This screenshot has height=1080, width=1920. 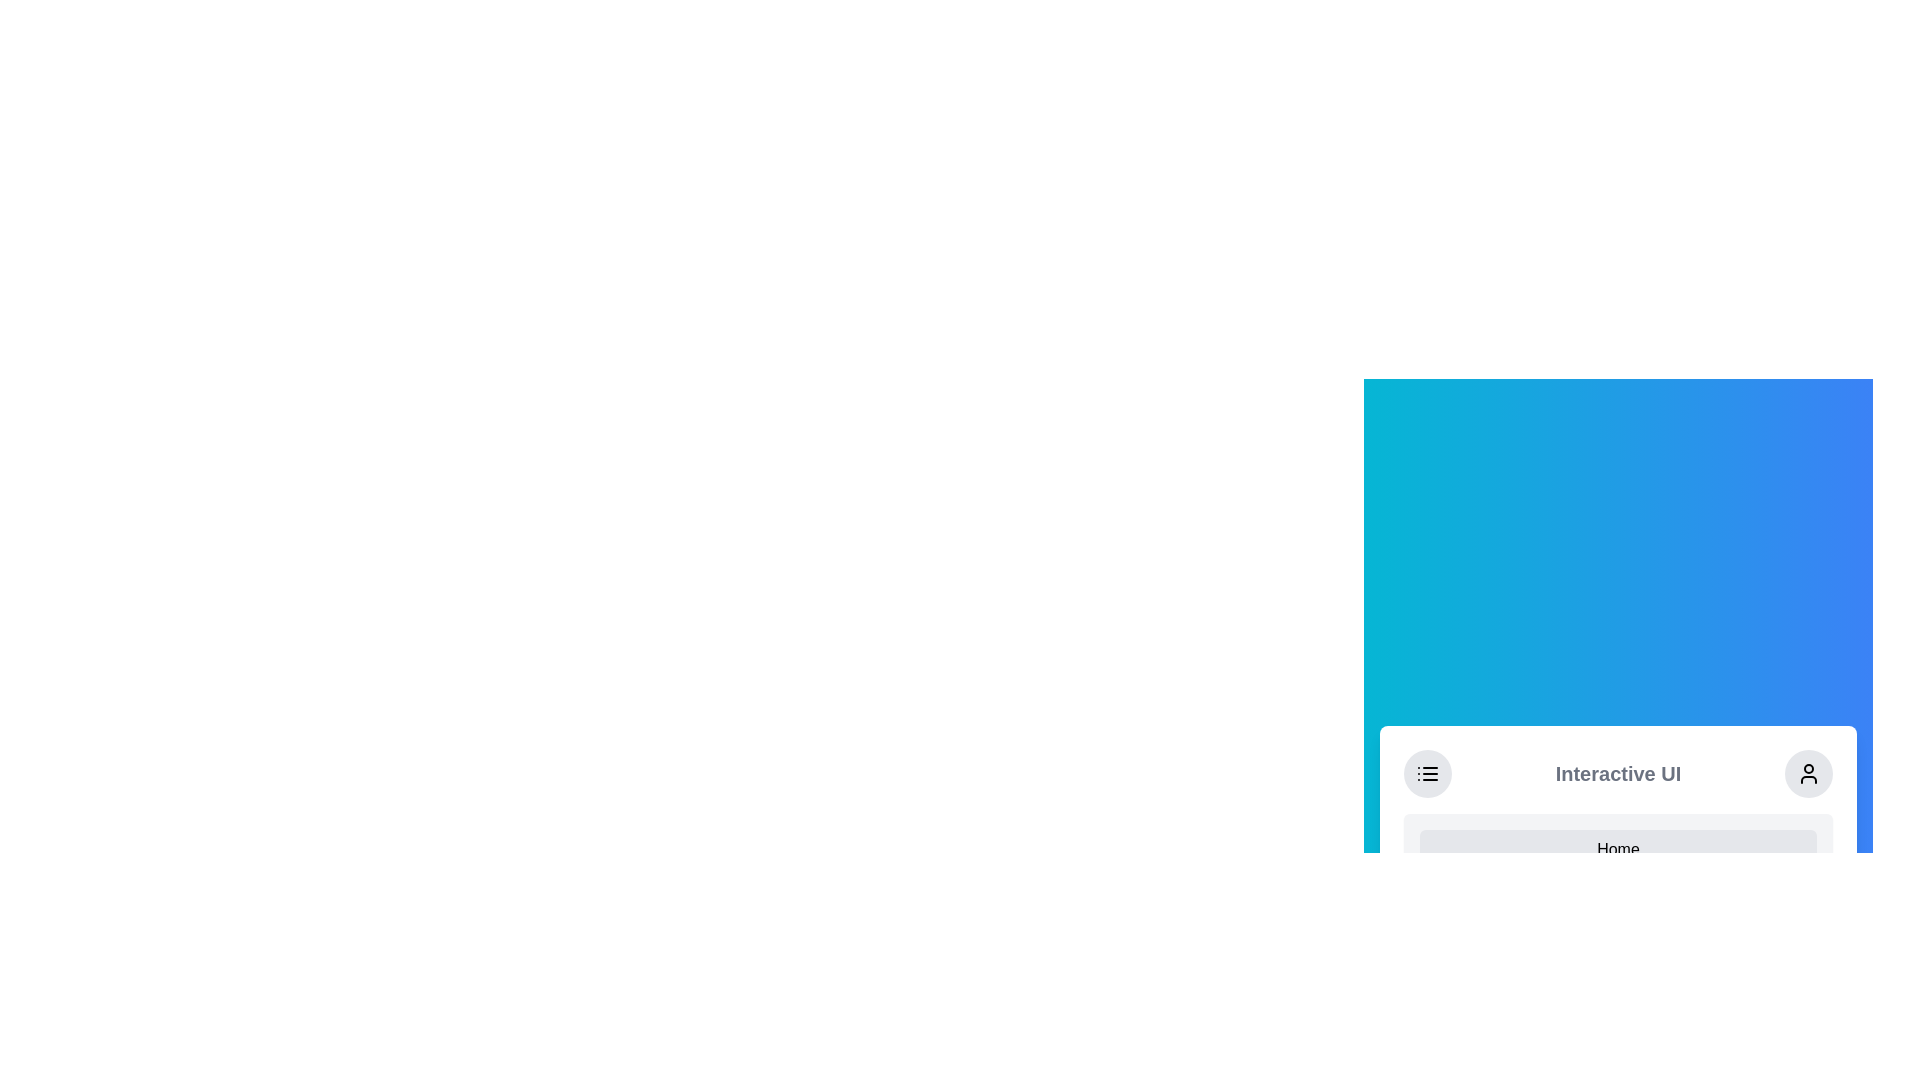 What do you see at coordinates (1809, 773) in the screenshot?
I see `the user profile icon` at bounding box center [1809, 773].